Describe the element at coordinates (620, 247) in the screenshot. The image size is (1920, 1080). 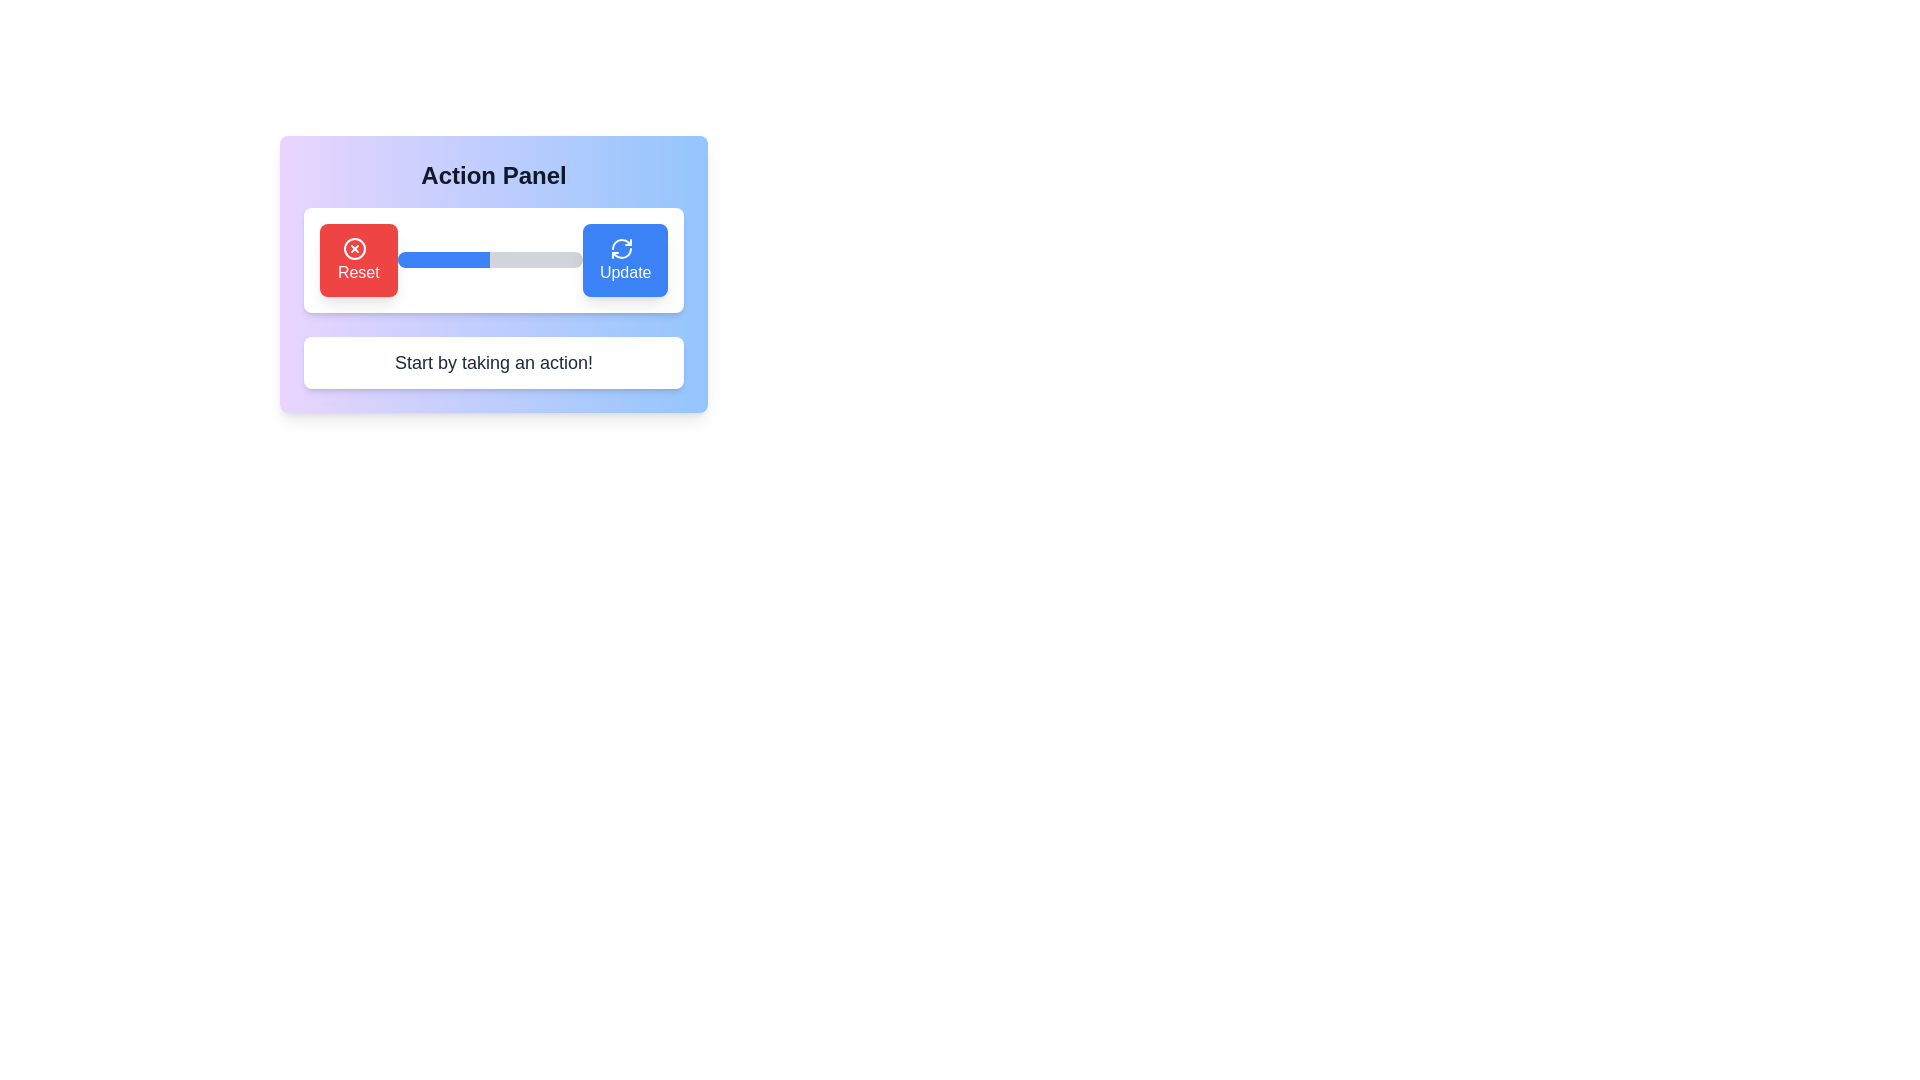
I see `the refresh icon located inside the blue 'Update' button on the right side of the action panel` at that location.